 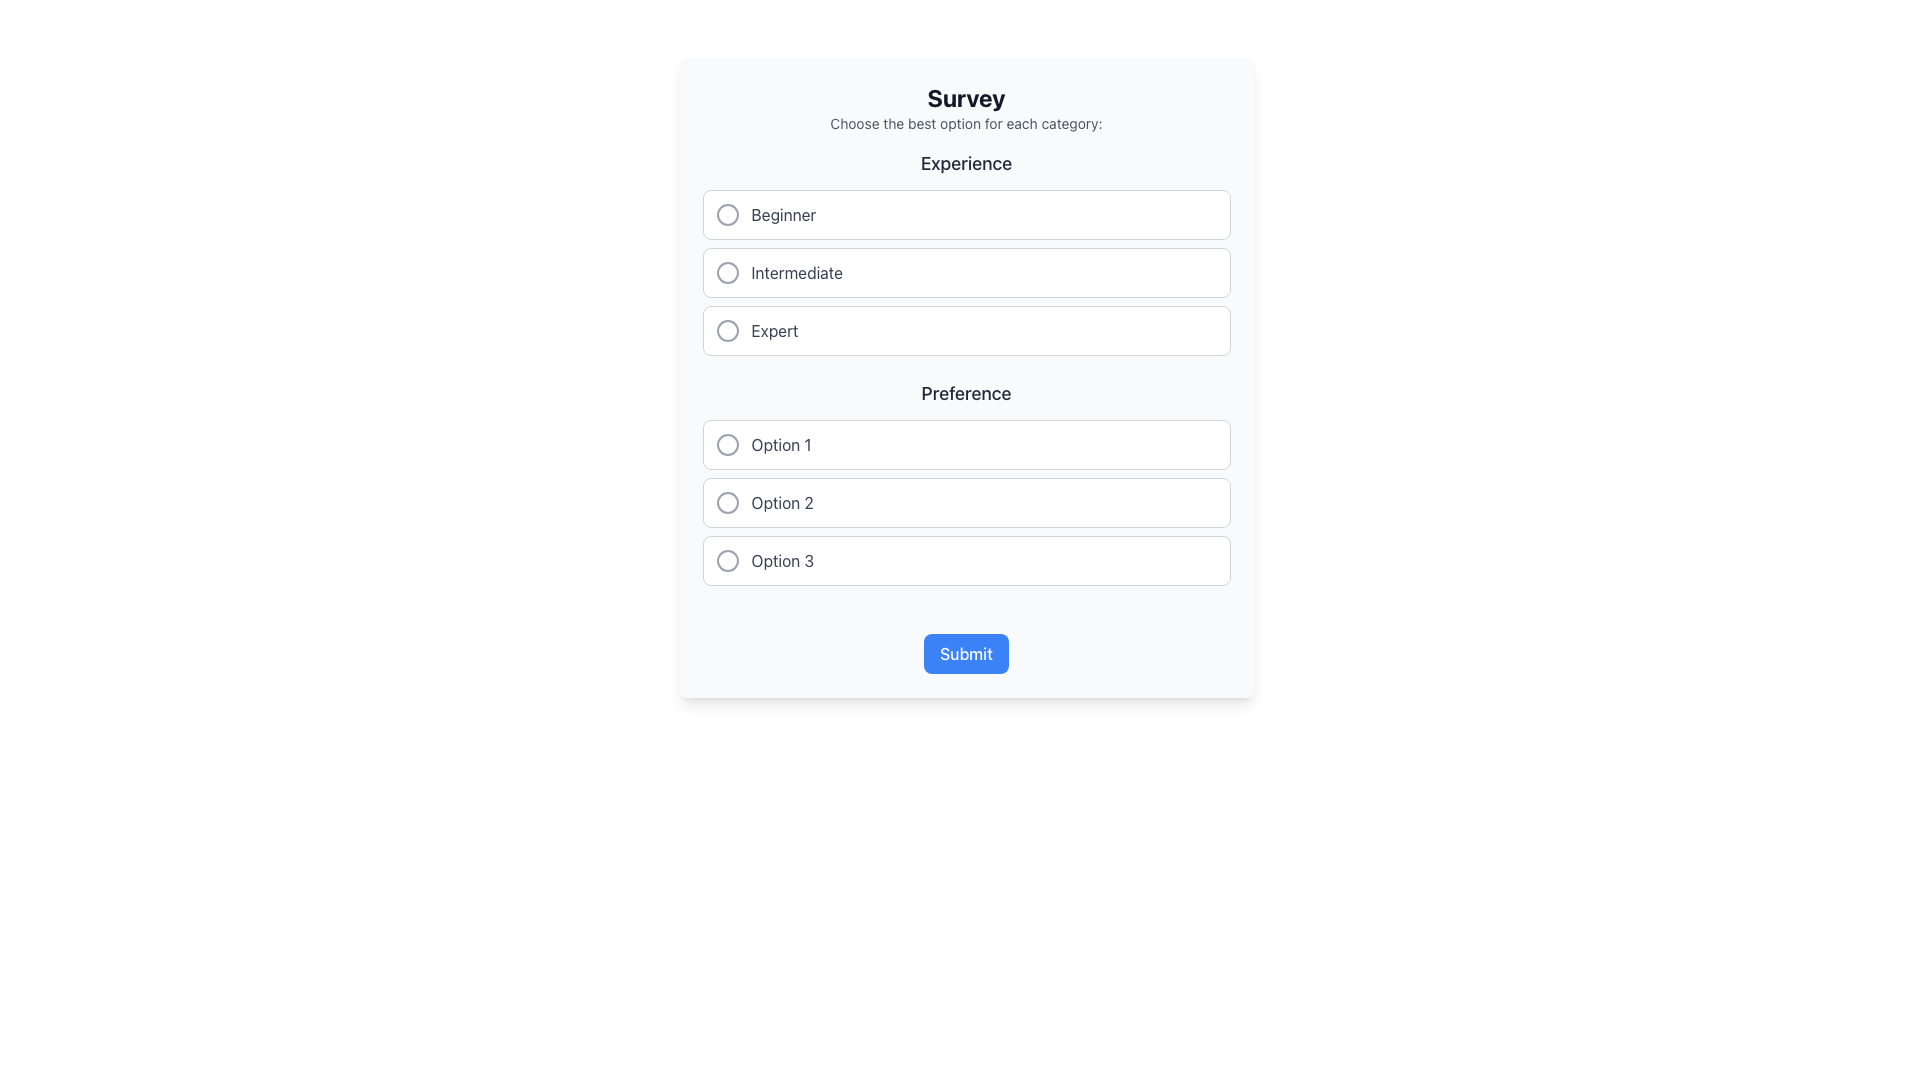 What do you see at coordinates (726, 443) in the screenshot?
I see `the radio button indicator circle for 'Option 1'` at bounding box center [726, 443].